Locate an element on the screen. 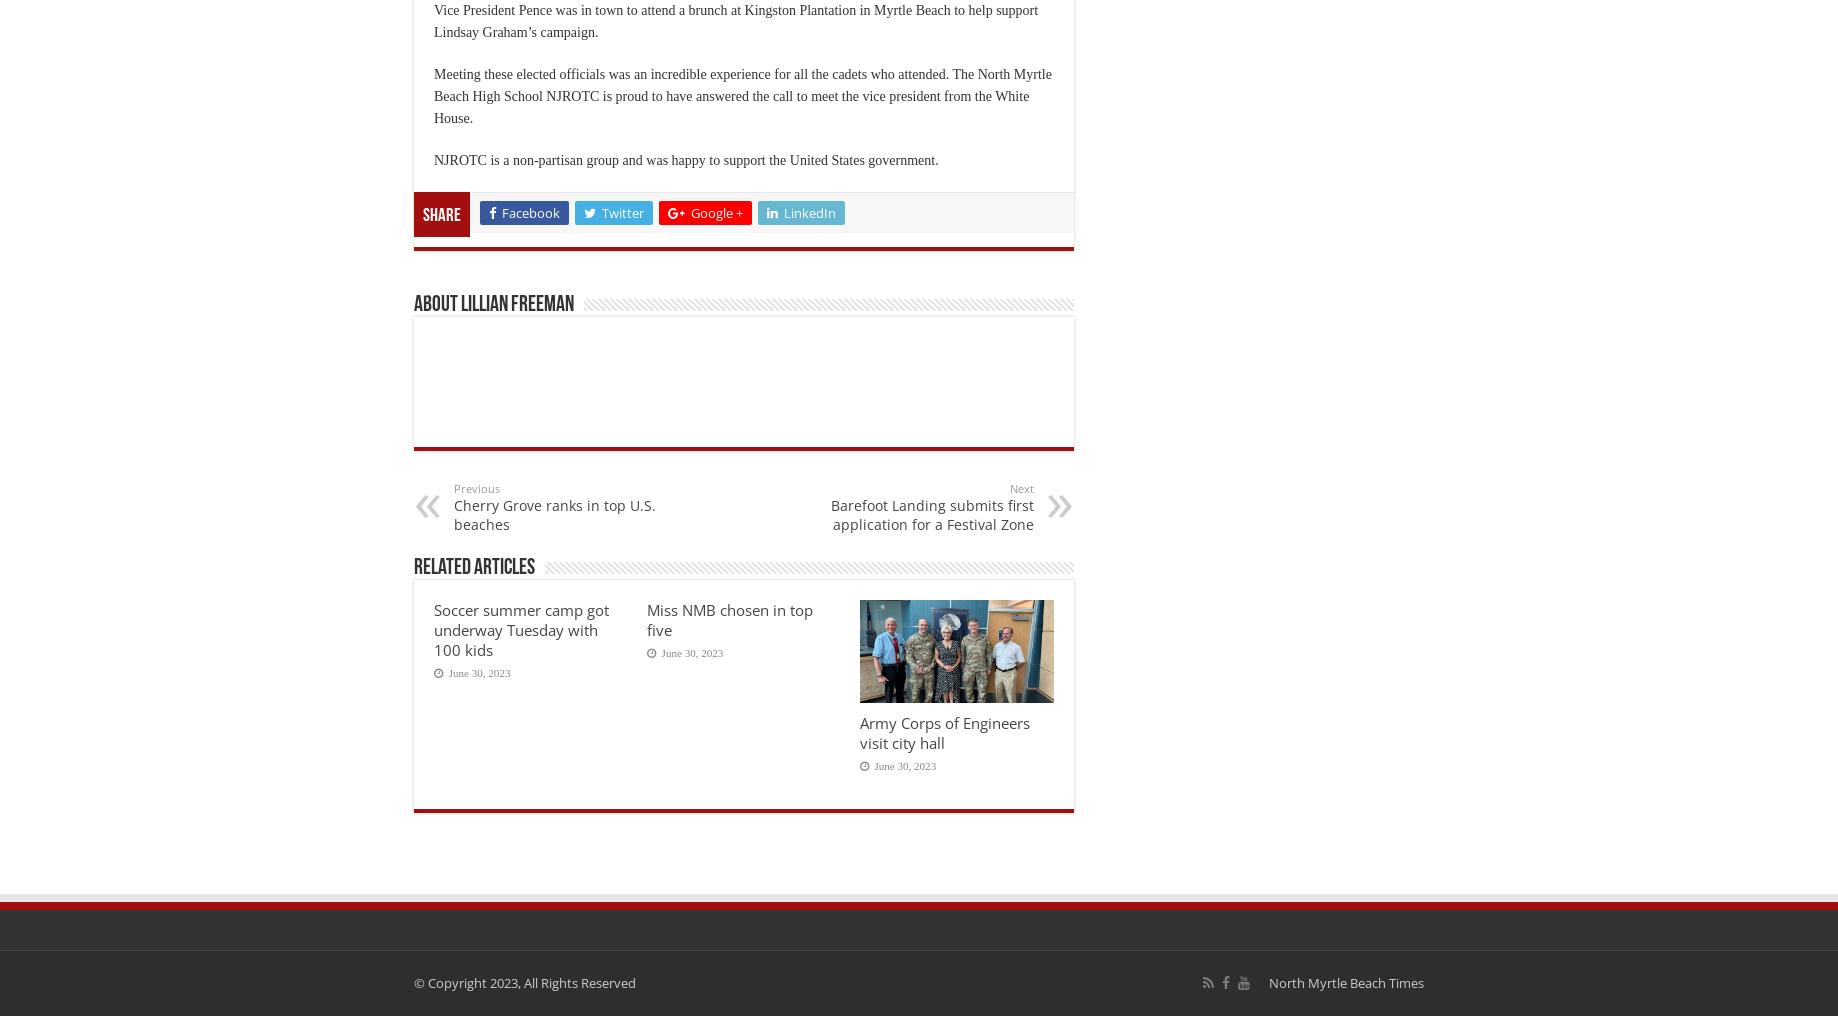 This screenshot has height=1016, width=1838. 'Meeting these elected officials was an incredible experience for all  the cadets who attended. The North Myrtle Beach High School NJROTC is proud to have answered the call to meet the vice president from the White House.' is located at coordinates (742, 95).